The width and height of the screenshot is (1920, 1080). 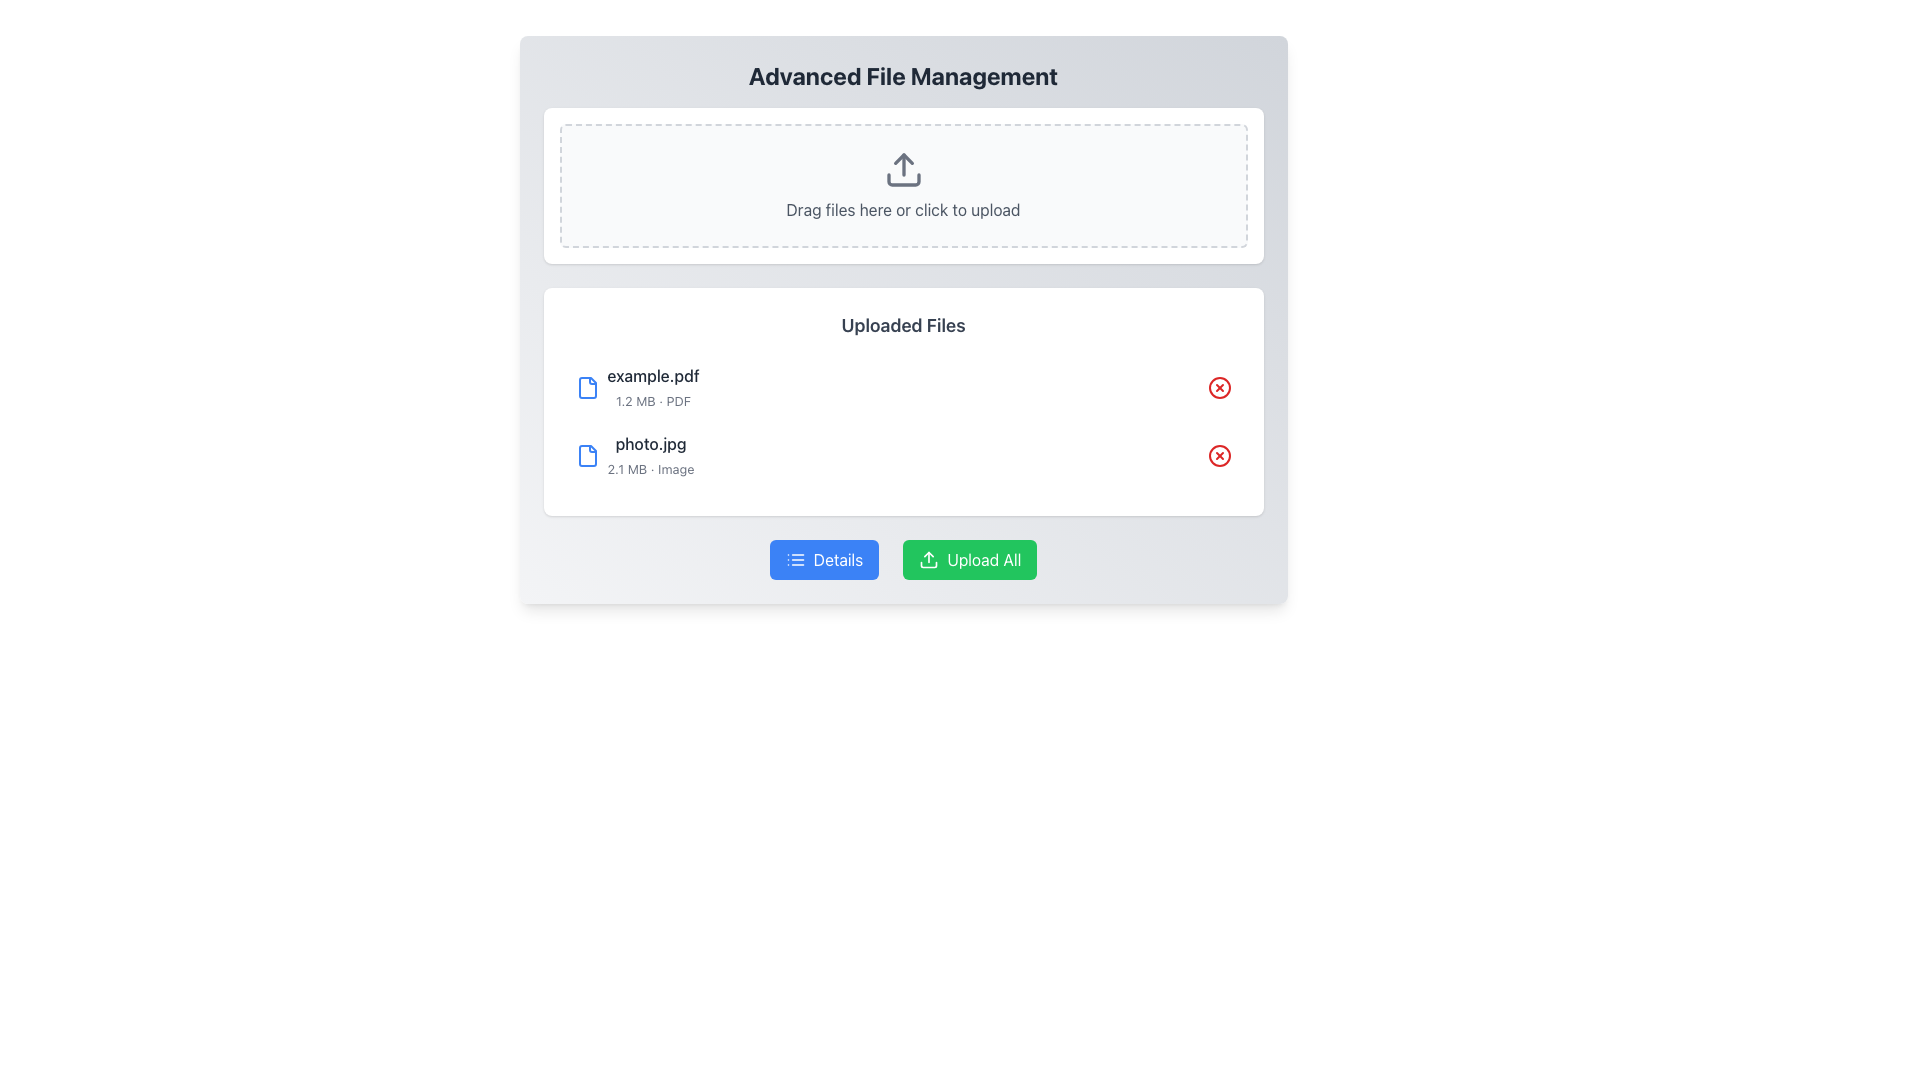 What do you see at coordinates (653, 375) in the screenshot?
I see `the Text Label displaying the name 'example.pdf' which is located to the right of a blue file icon in the uploaded files section` at bounding box center [653, 375].